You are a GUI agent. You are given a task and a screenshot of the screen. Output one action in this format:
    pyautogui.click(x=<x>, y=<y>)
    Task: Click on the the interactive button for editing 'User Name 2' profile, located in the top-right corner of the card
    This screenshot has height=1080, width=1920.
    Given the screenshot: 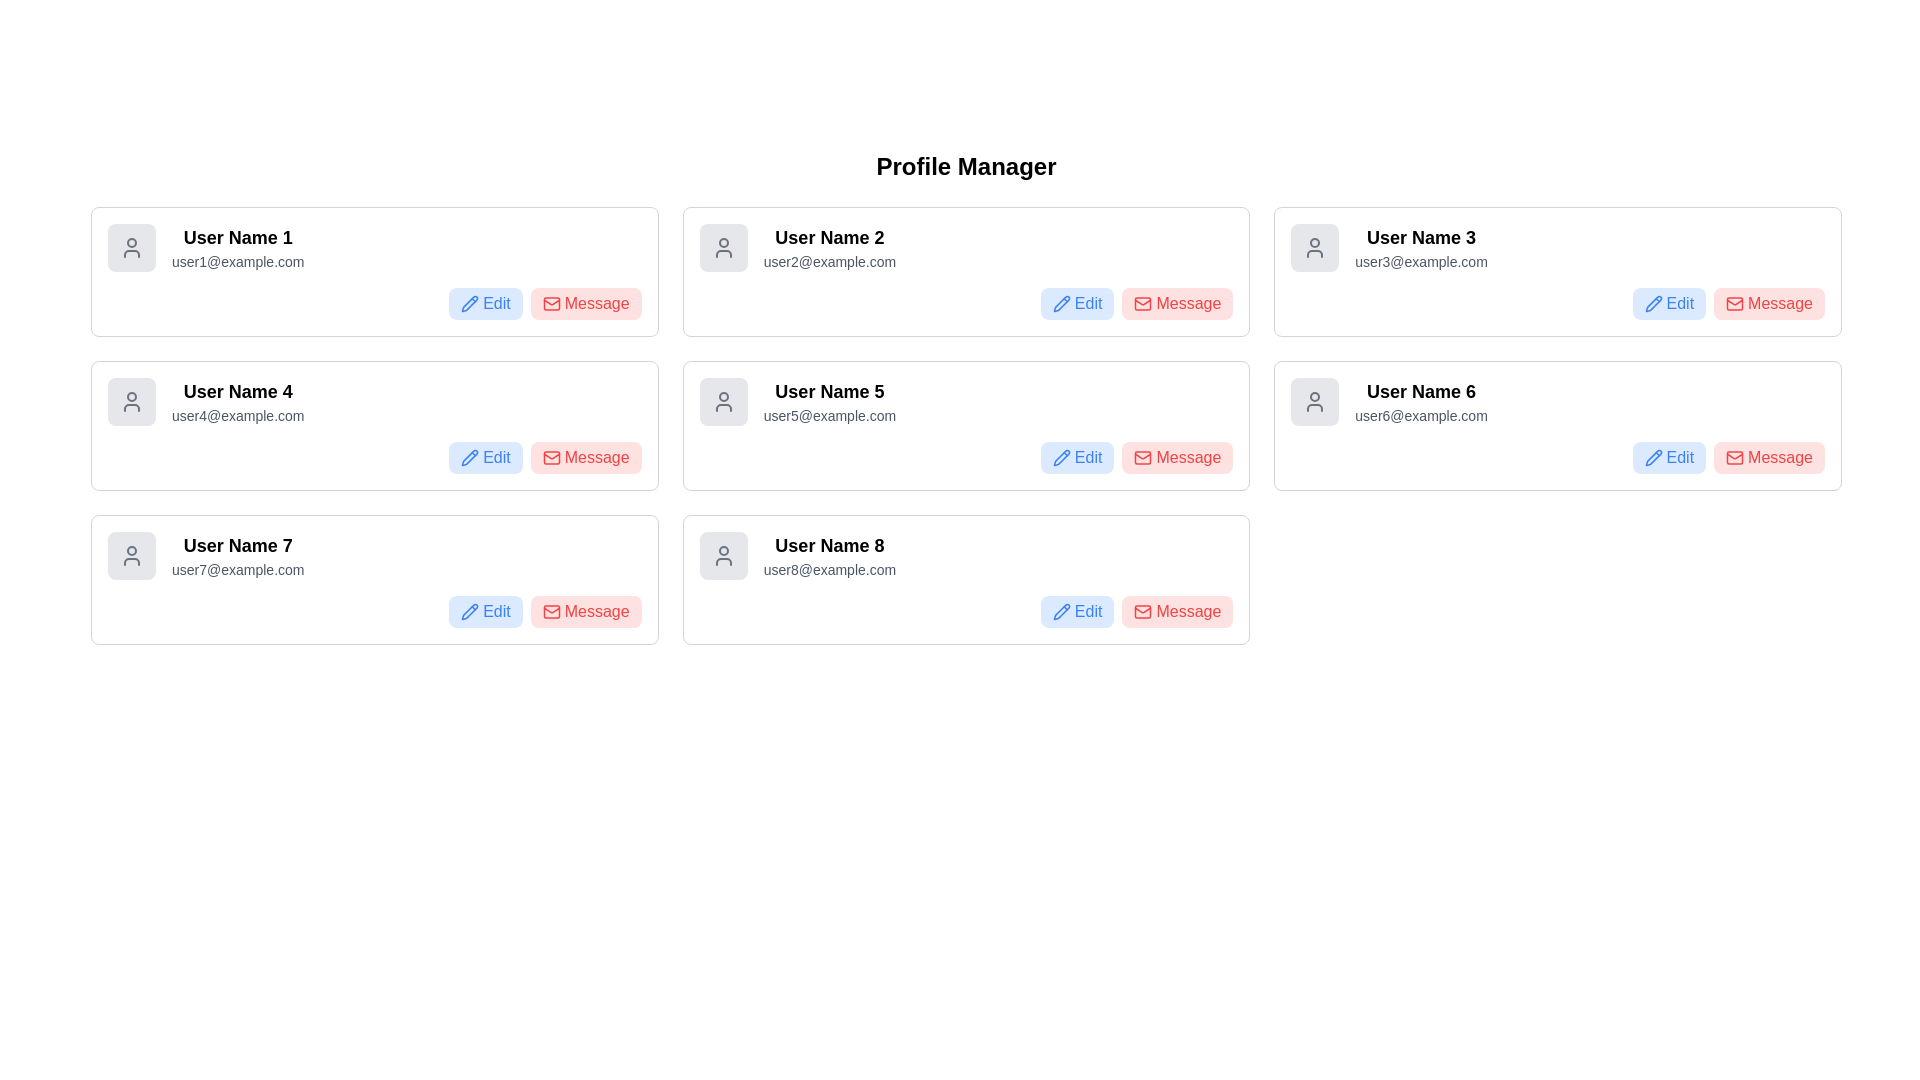 What is the action you would take?
    pyautogui.click(x=1076, y=304)
    